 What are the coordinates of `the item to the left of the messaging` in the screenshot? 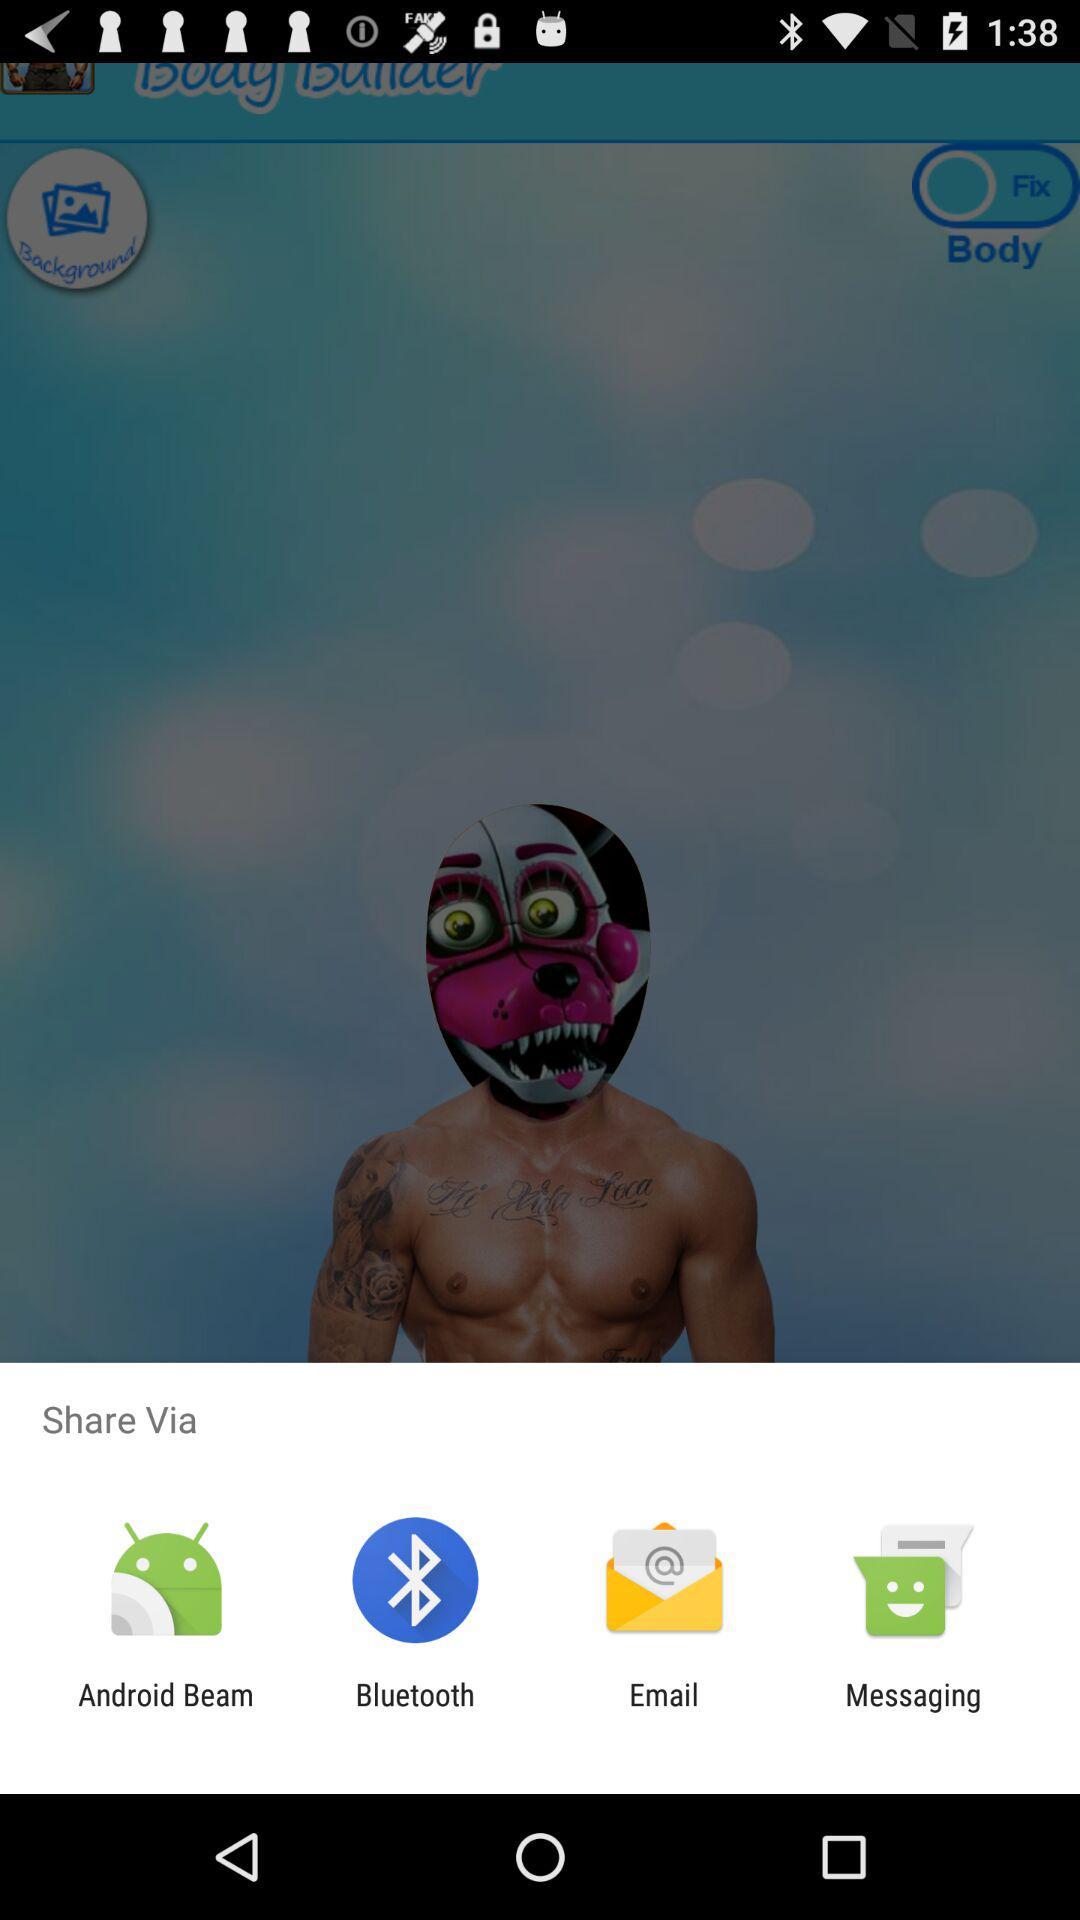 It's located at (664, 1711).